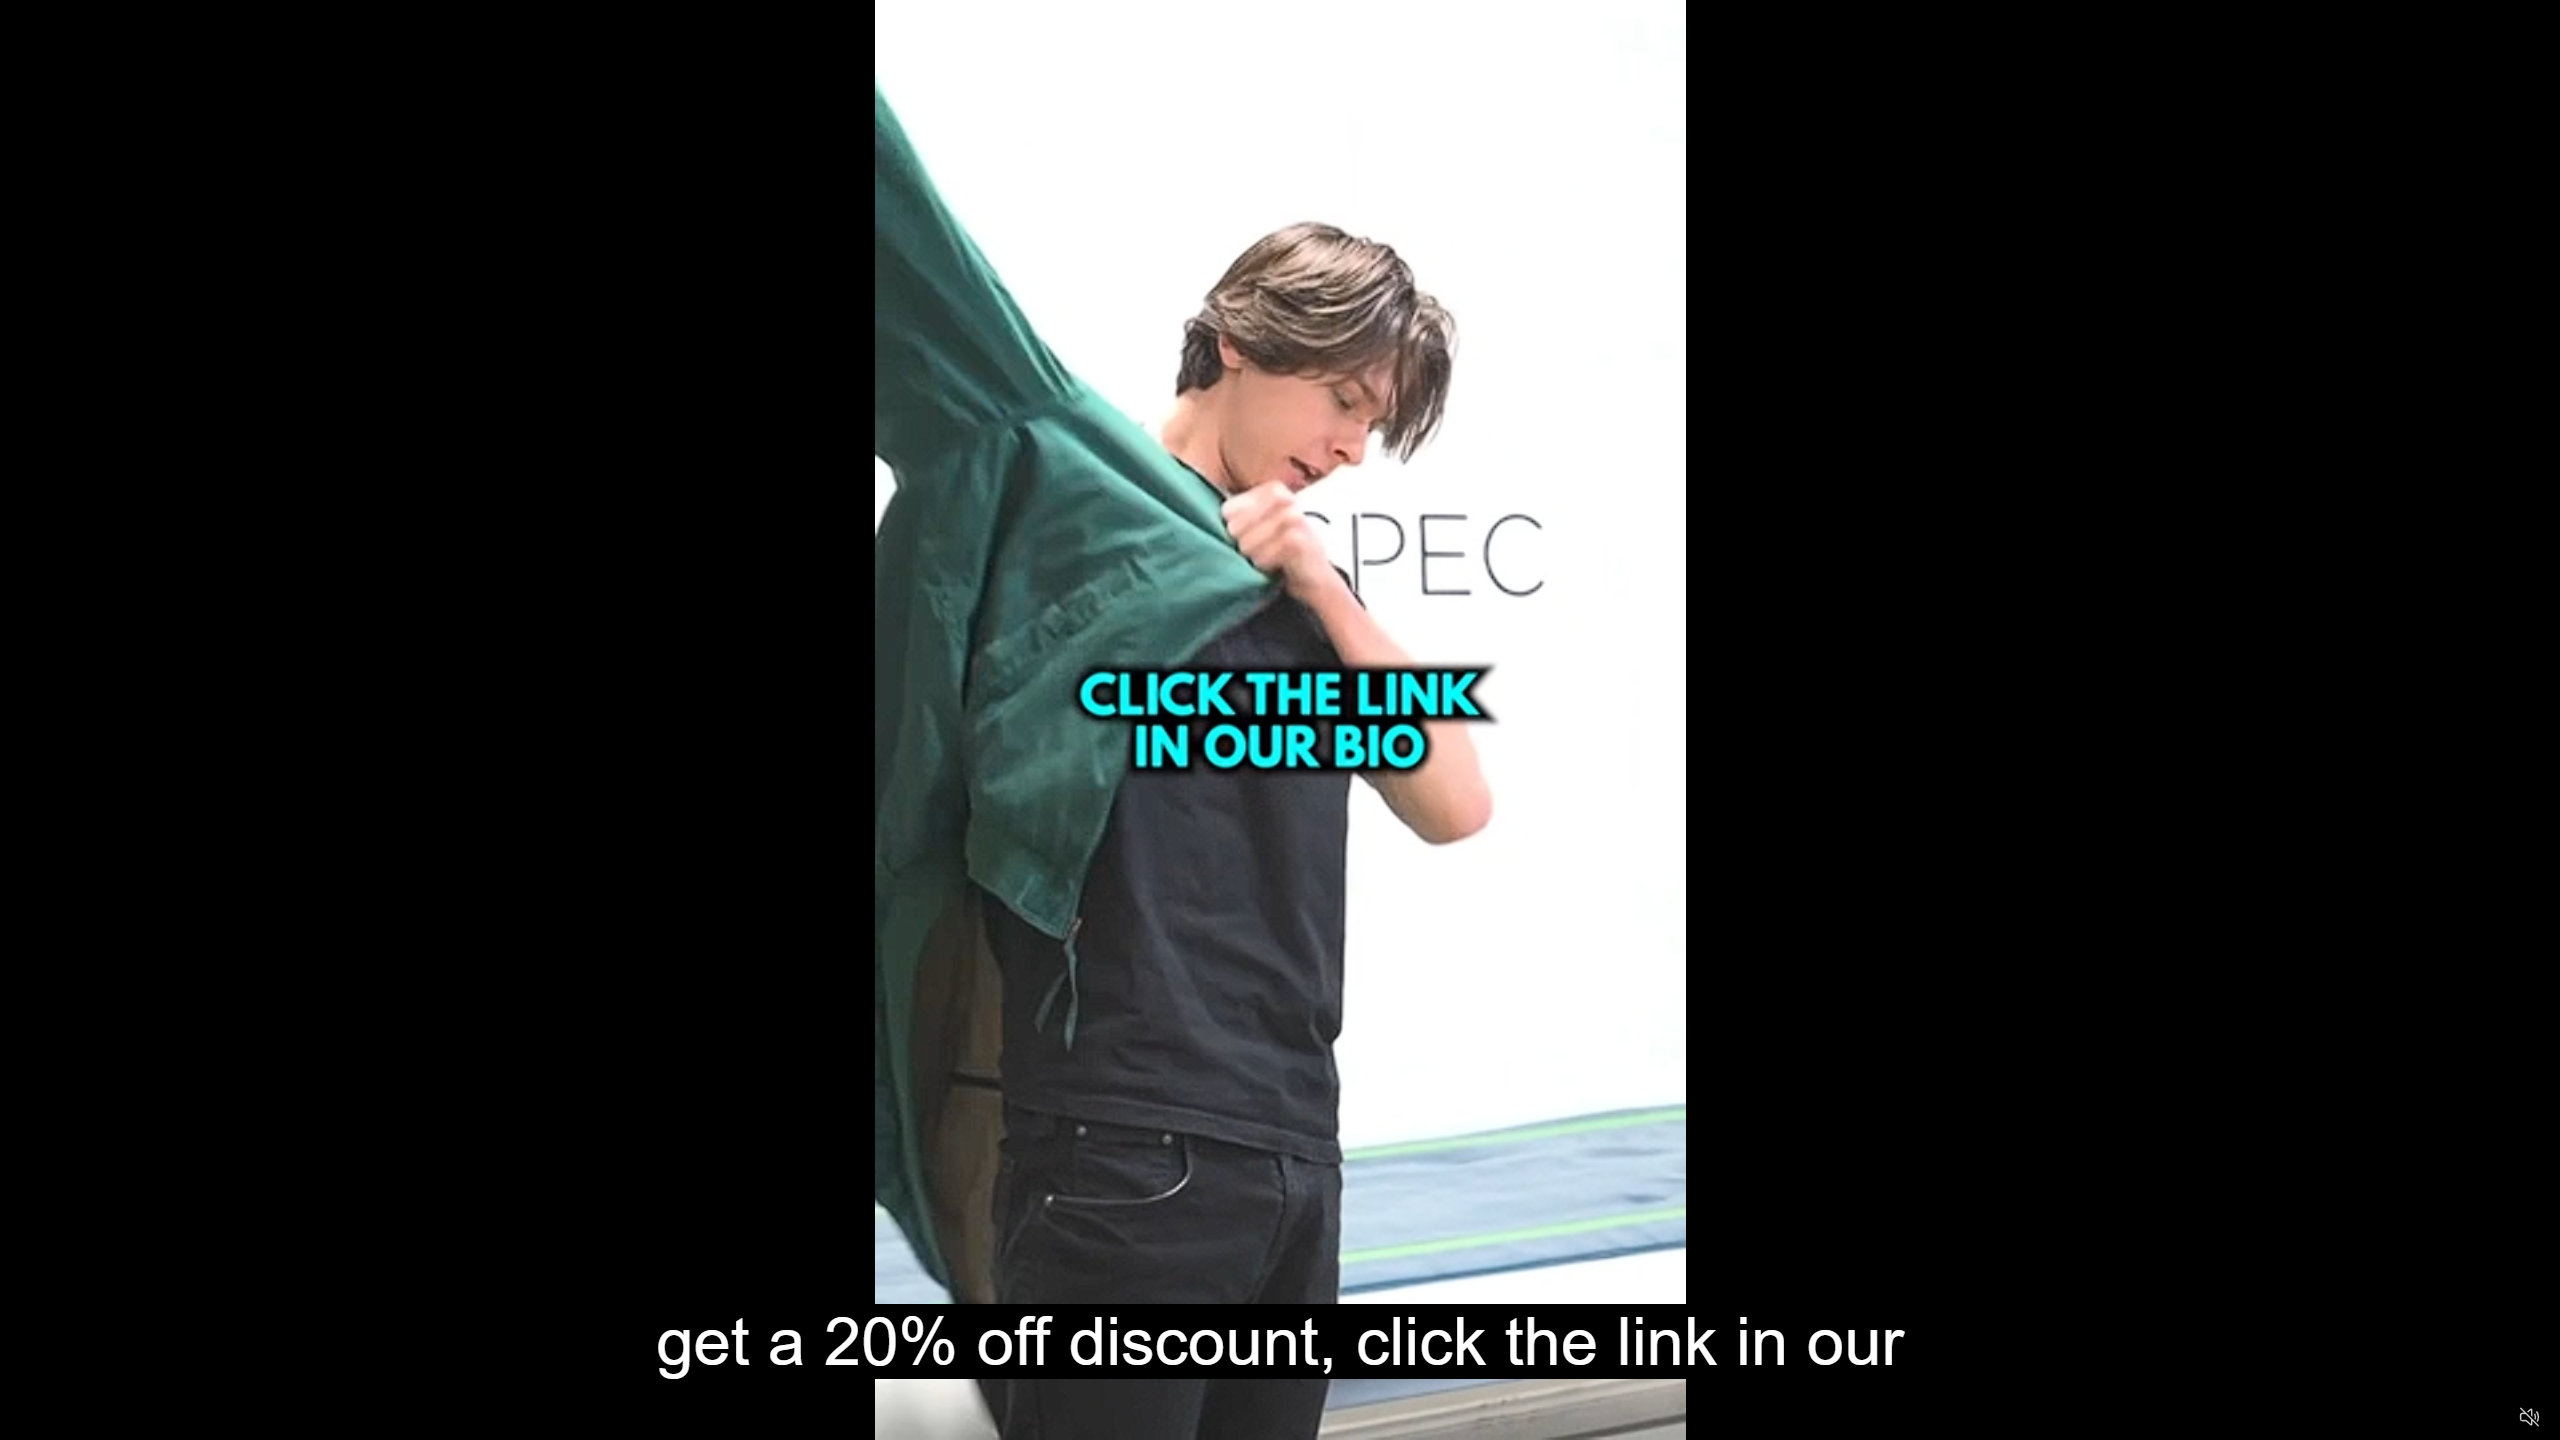 The height and width of the screenshot is (1440, 2560). What do you see at coordinates (2528, 1416) in the screenshot?
I see `'Unmute'` at bounding box center [2528, 1416].